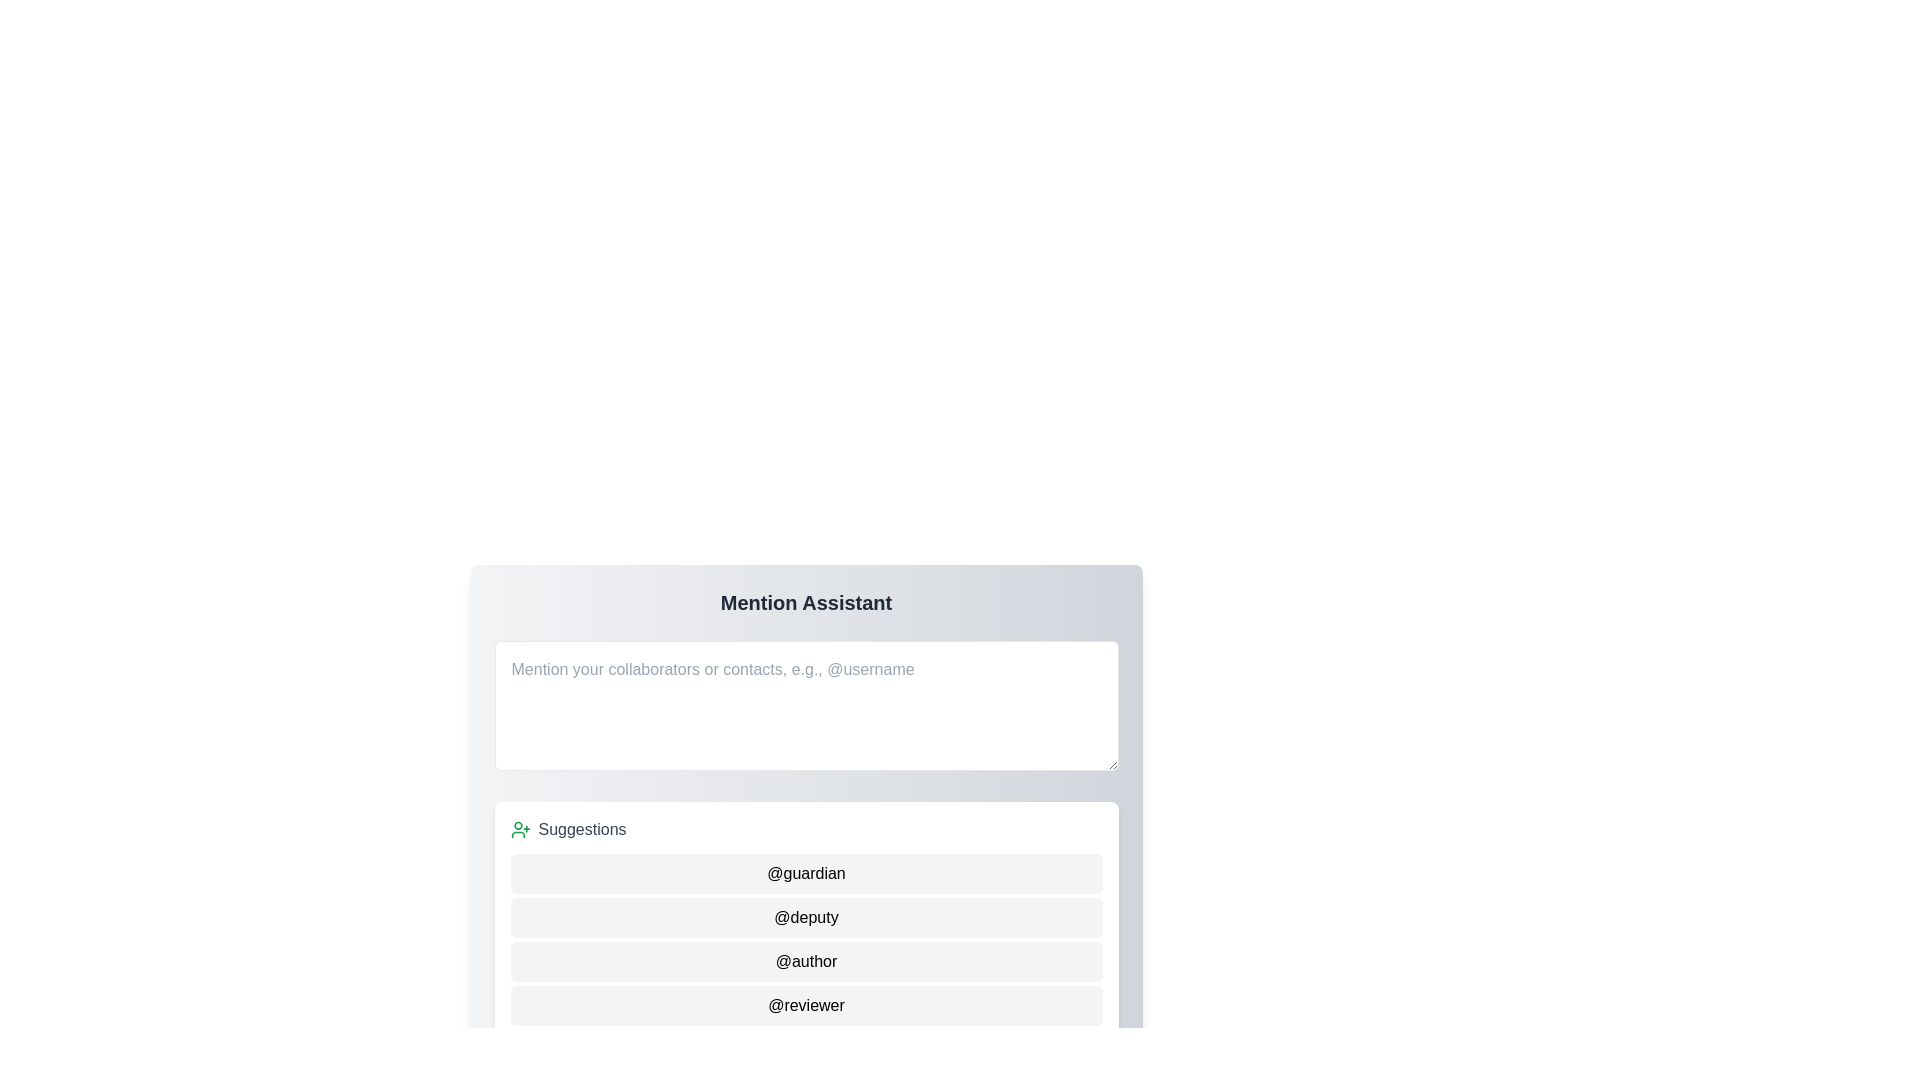  I want to click on to select the '@author' item from the Suggestions section of the Mention Assistant interface, which is the third item in a vertical list, so click(806, 960).